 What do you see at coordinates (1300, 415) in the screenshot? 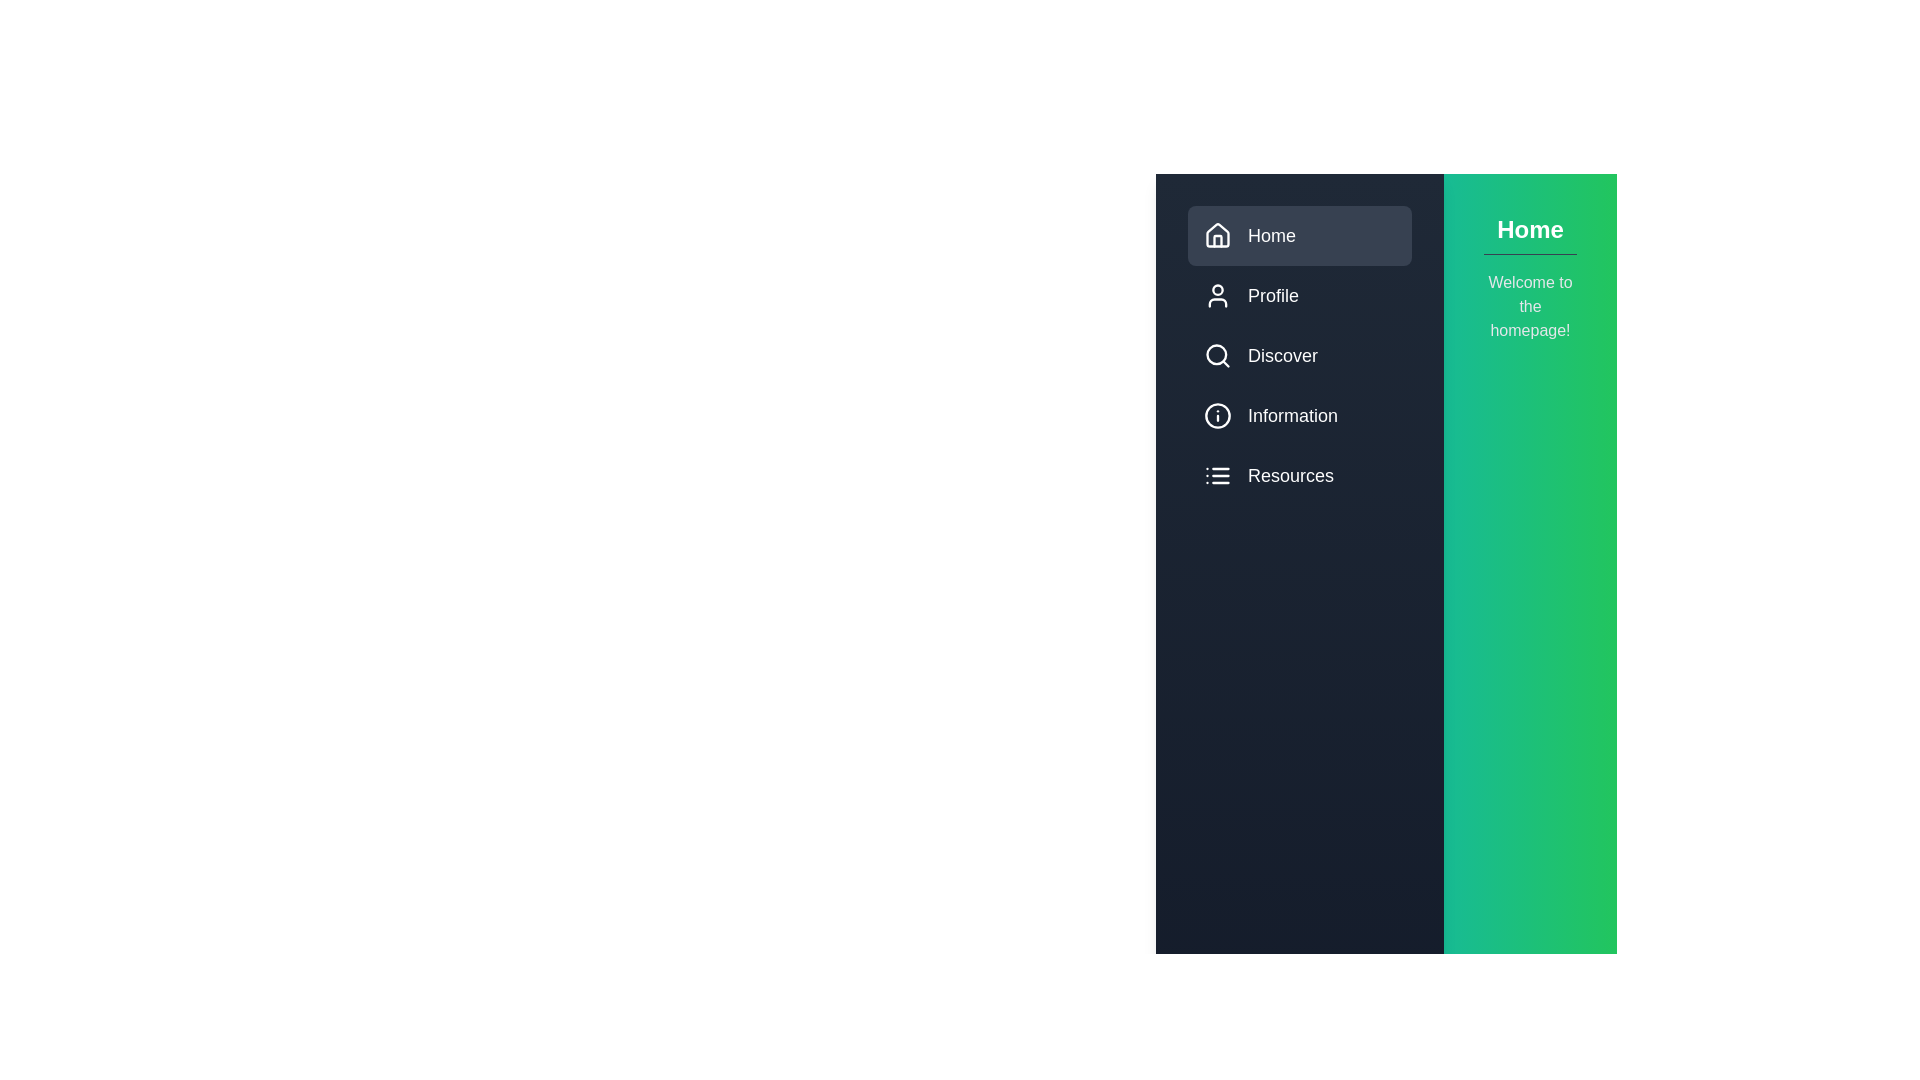
I see `the menu item labeled Information to switch the active content` at bounding box center [1300, 415].